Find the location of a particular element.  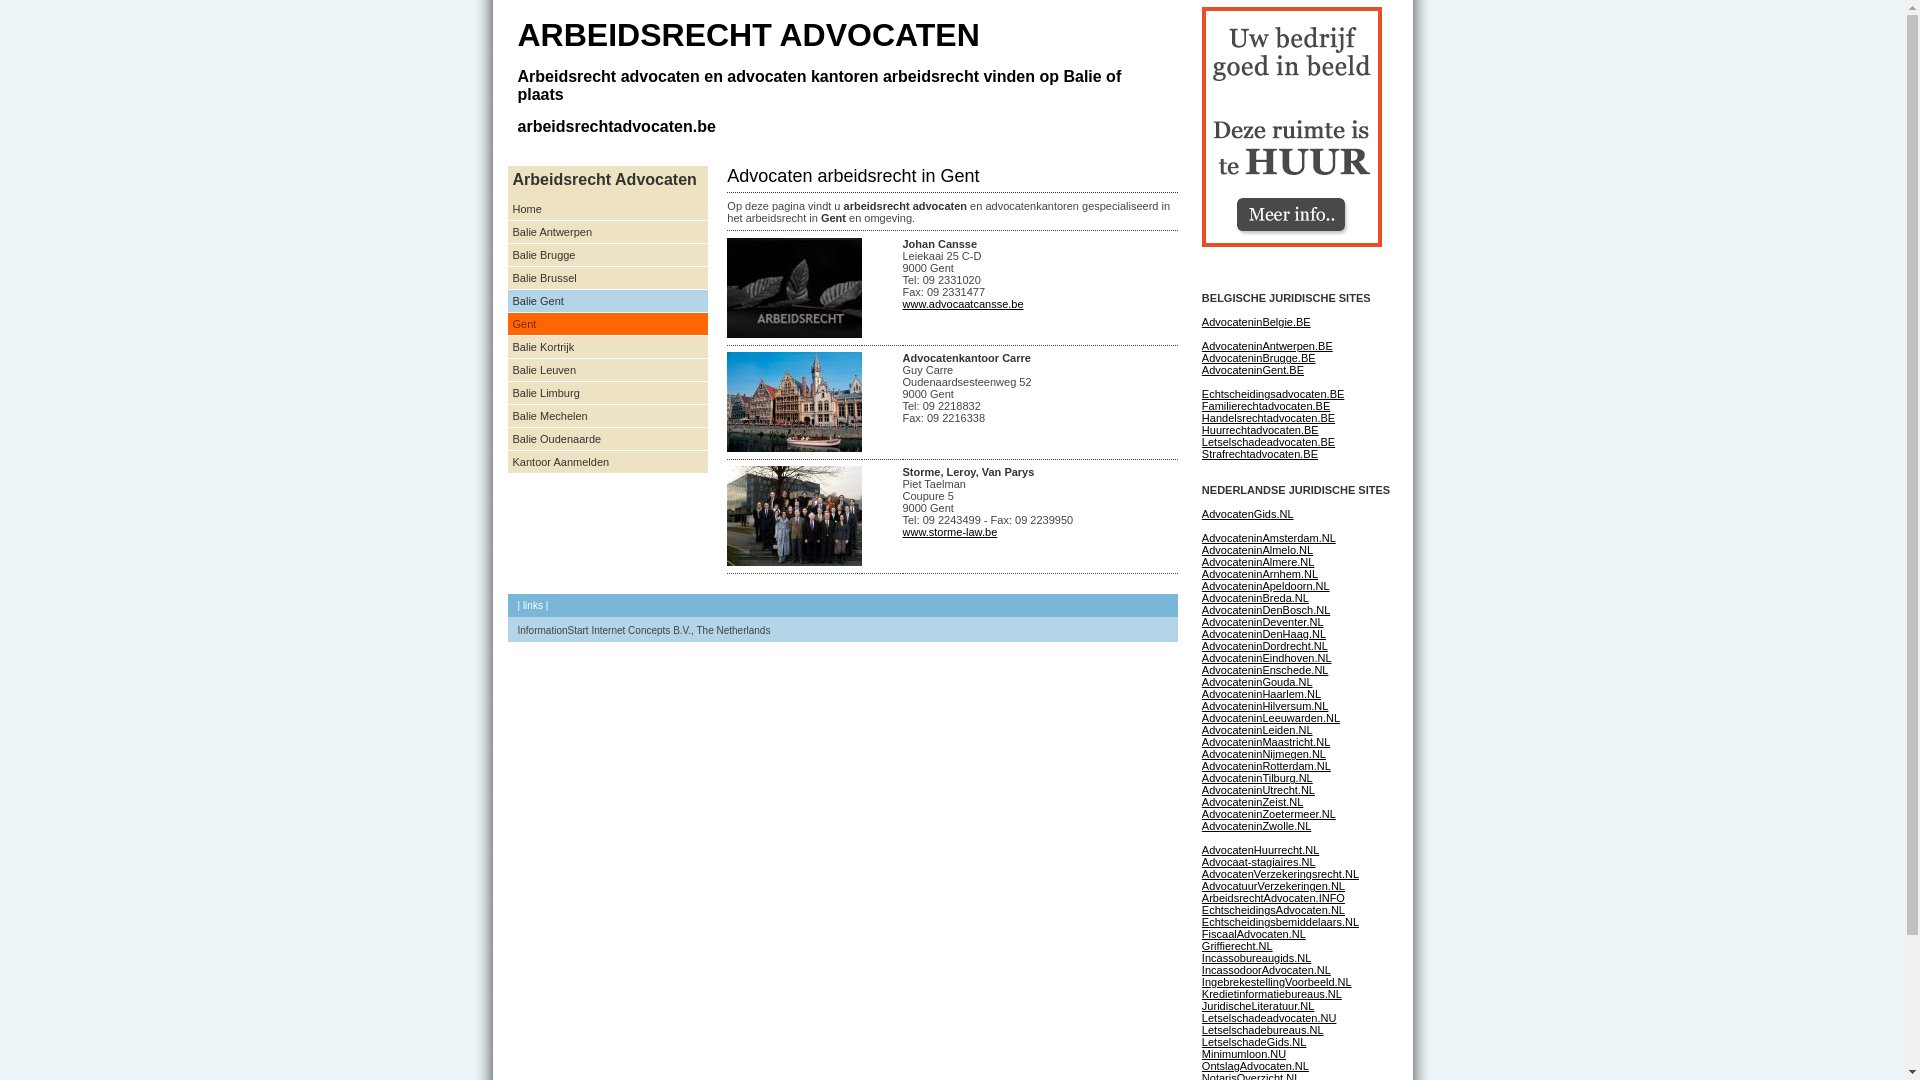

'Familierechtadvocaten.BE' is located at coordinates (1265, 405).